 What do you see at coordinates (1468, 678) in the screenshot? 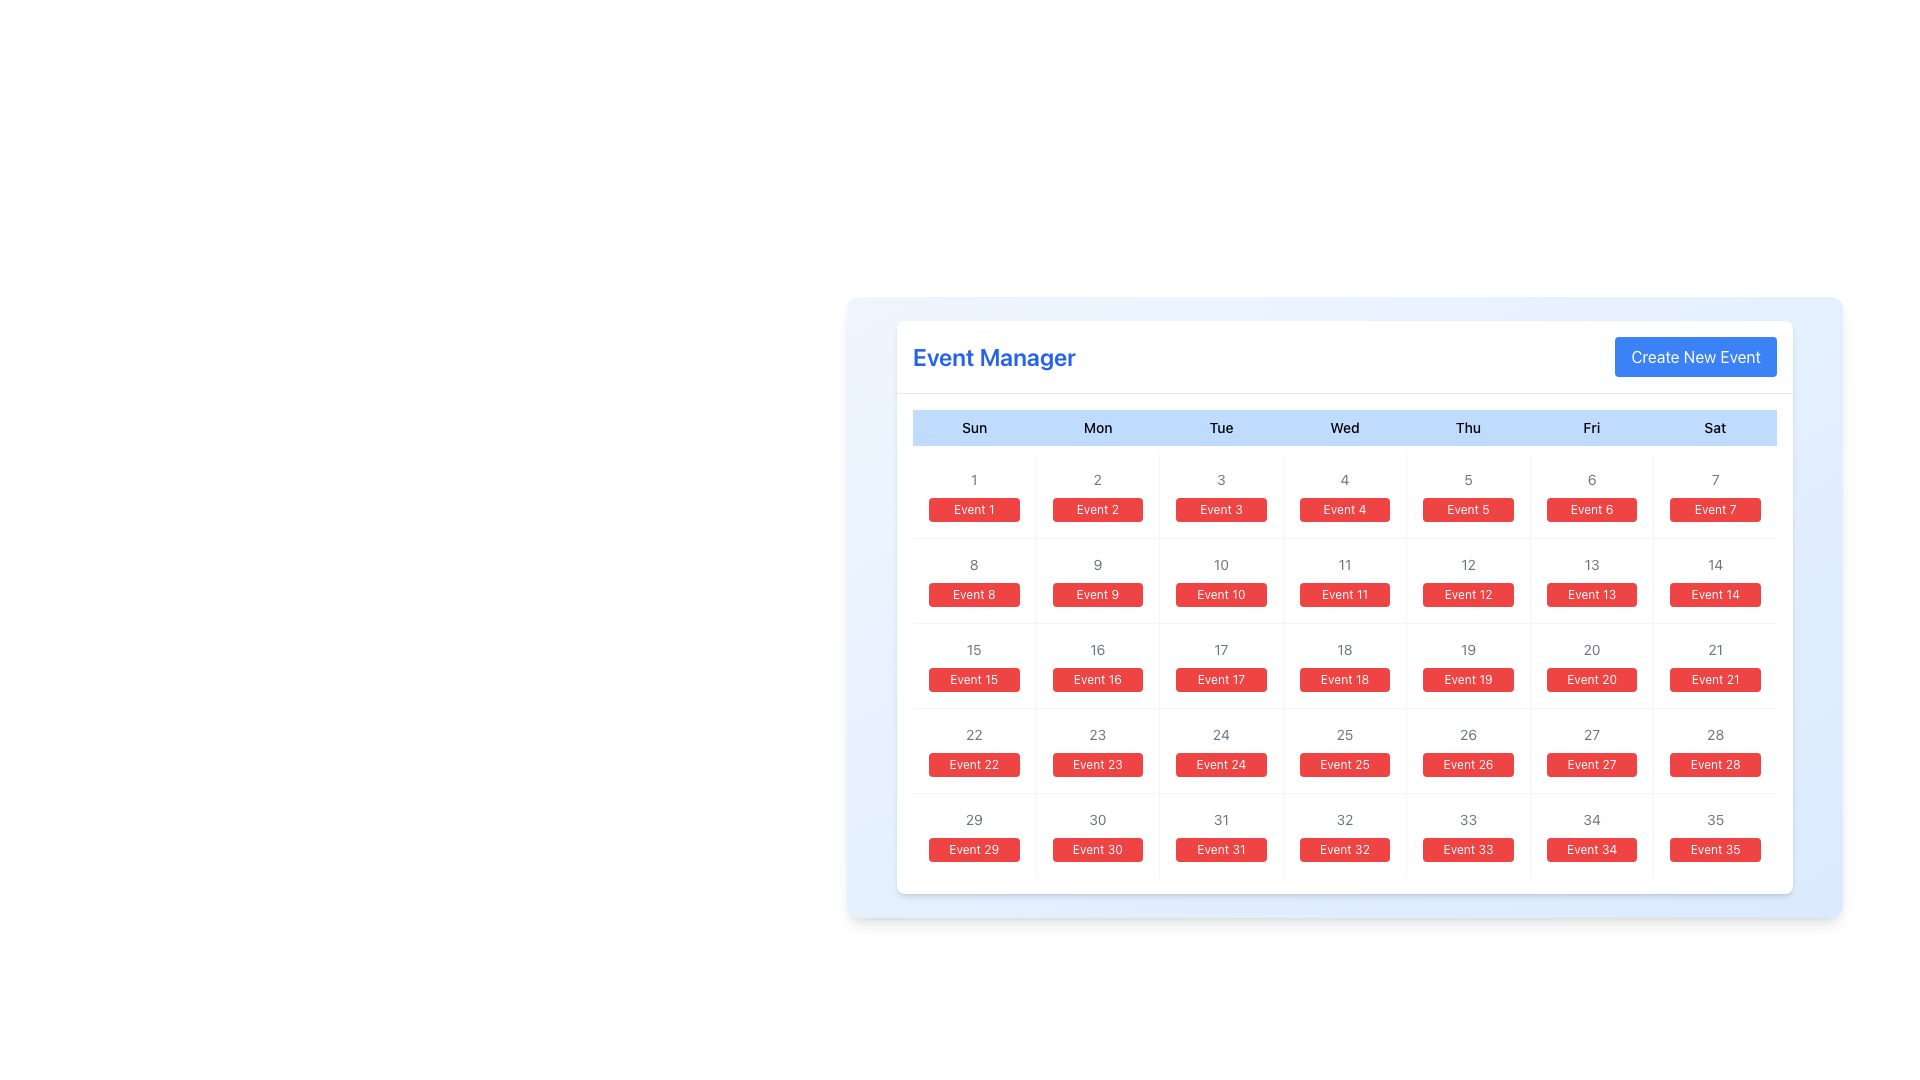
I see `the non-interactive button labeled 'Event 19' with a red background located in the Thursday column of the calendar` at bounding box center [1468, 678].